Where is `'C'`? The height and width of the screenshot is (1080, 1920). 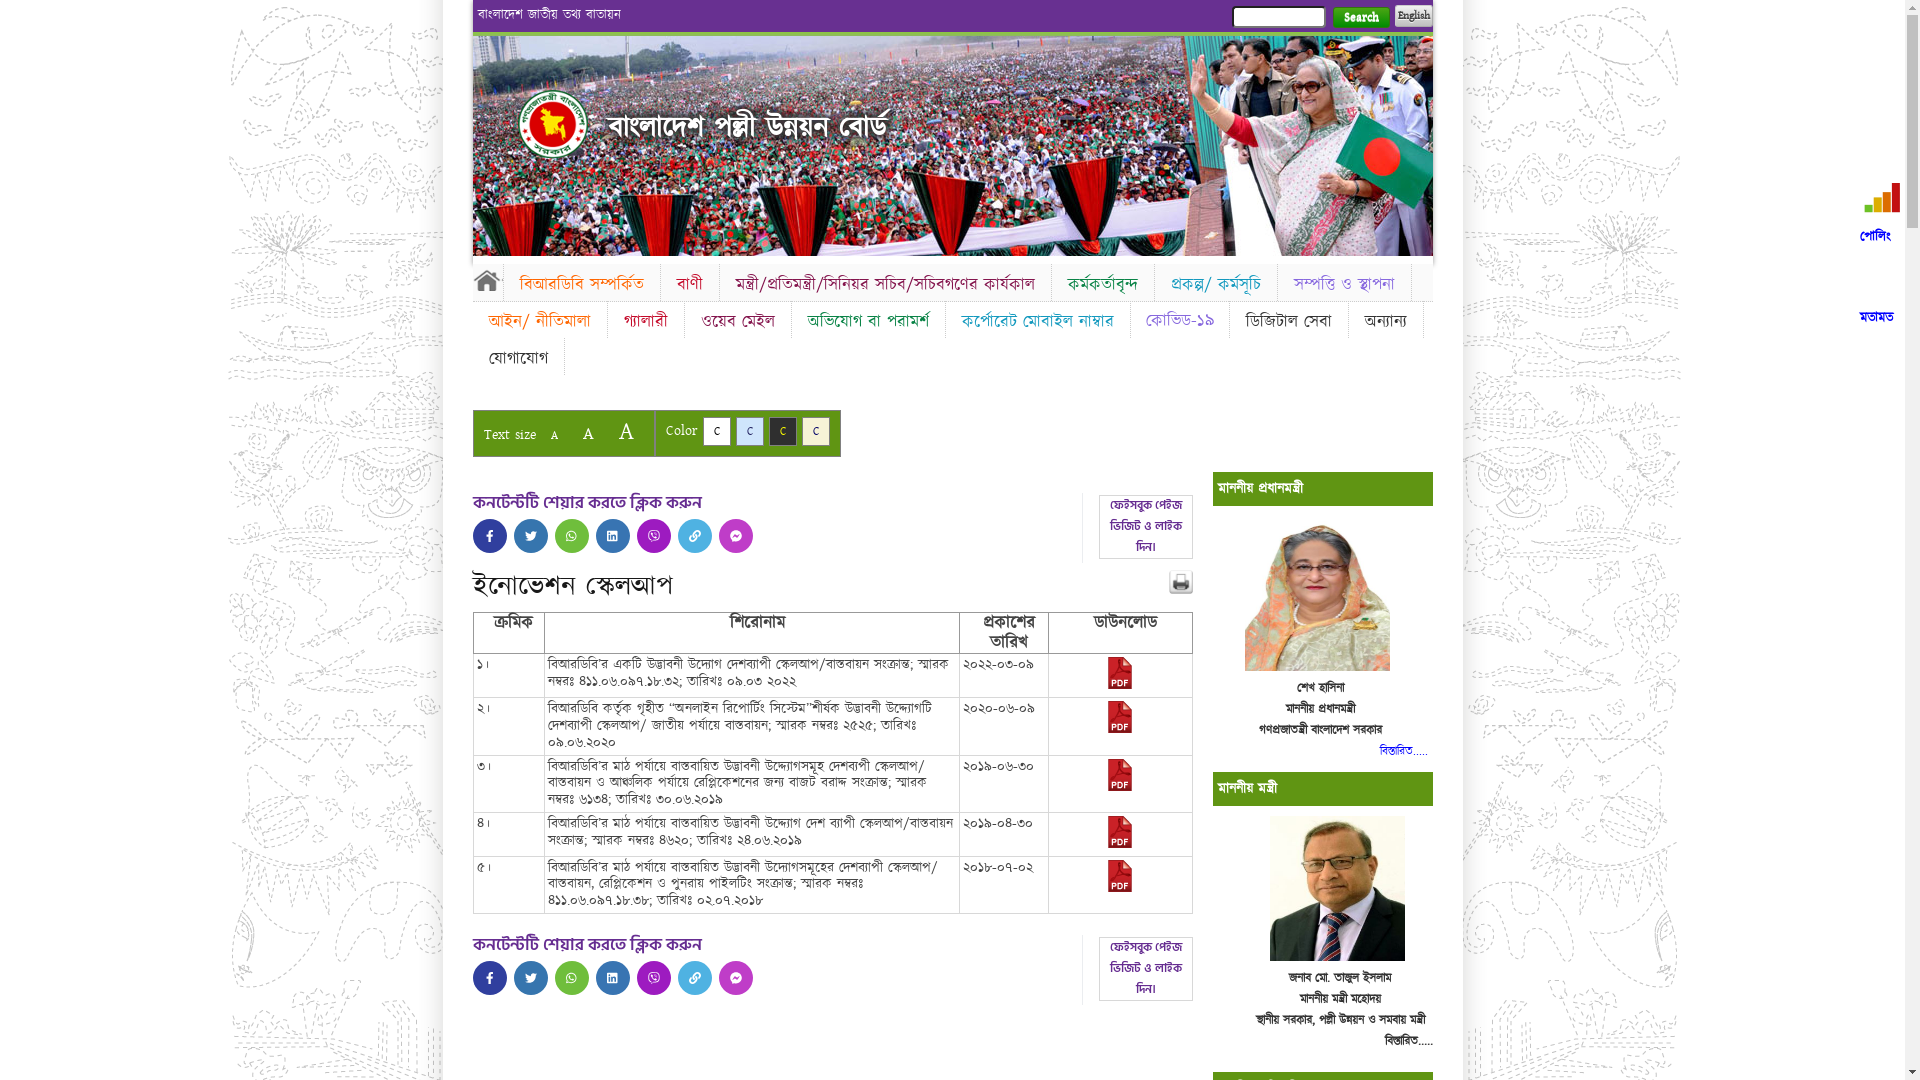 'C' is located at coordinates (734, 430).